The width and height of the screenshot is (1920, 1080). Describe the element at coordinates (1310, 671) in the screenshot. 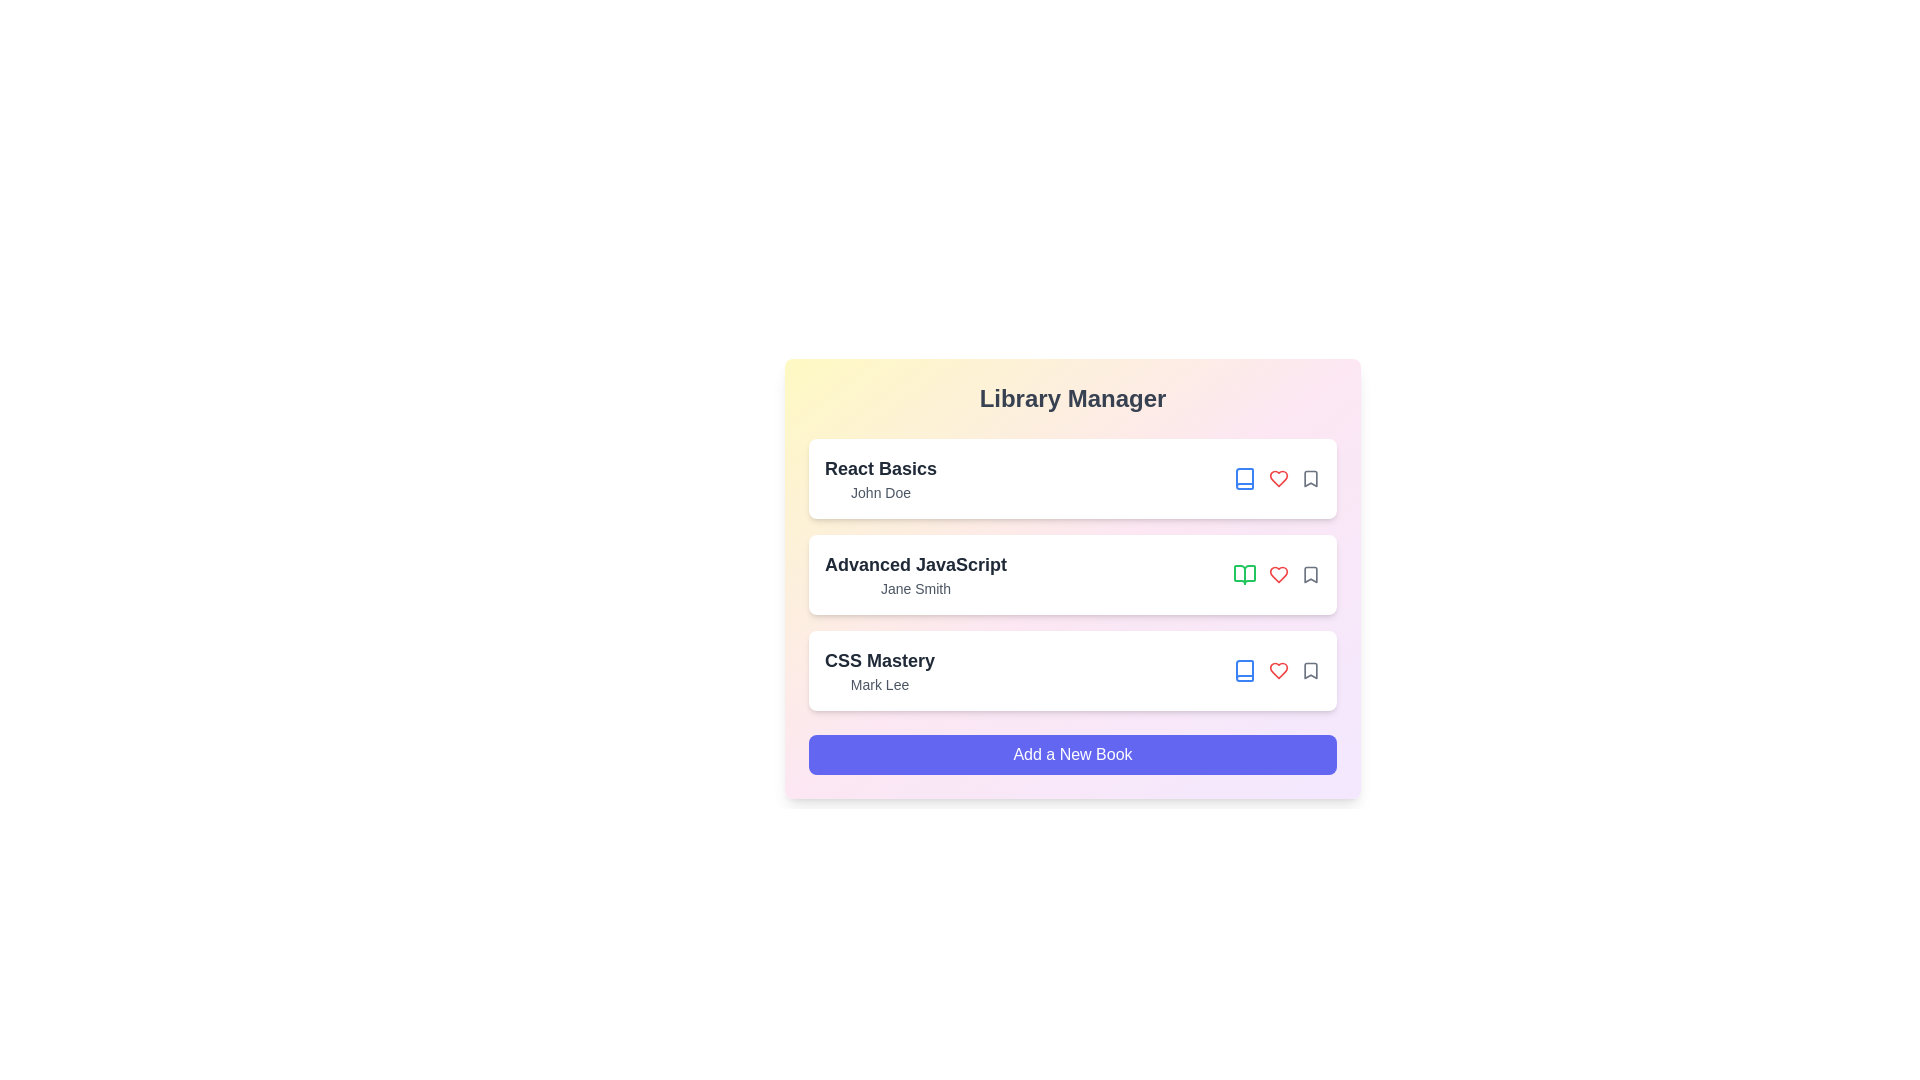

I see `the bookmark icon for the book titled 'CSS Mastery'` at that location.